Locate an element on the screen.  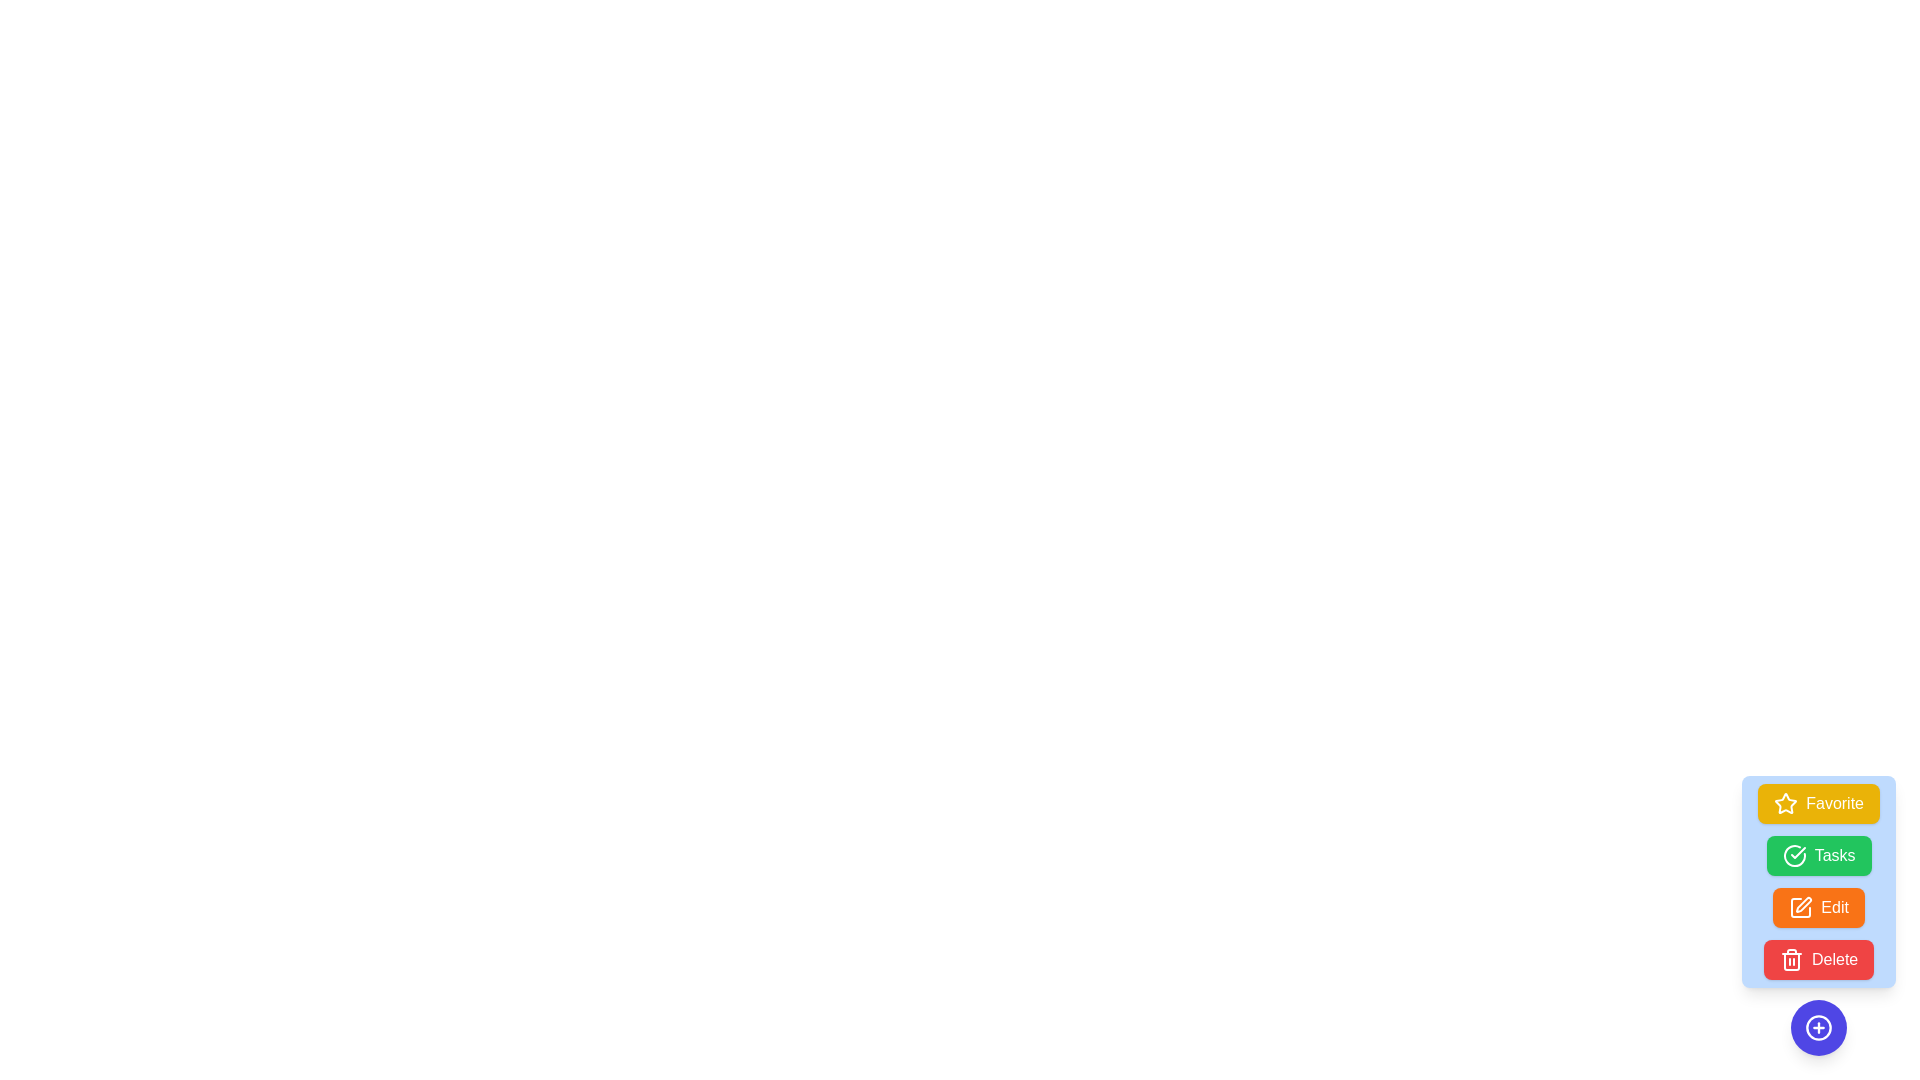
the delete button located at the bottom of the vertical stack on the right side, which is the fourth button in the stack is located at coordinates (1819, 959).